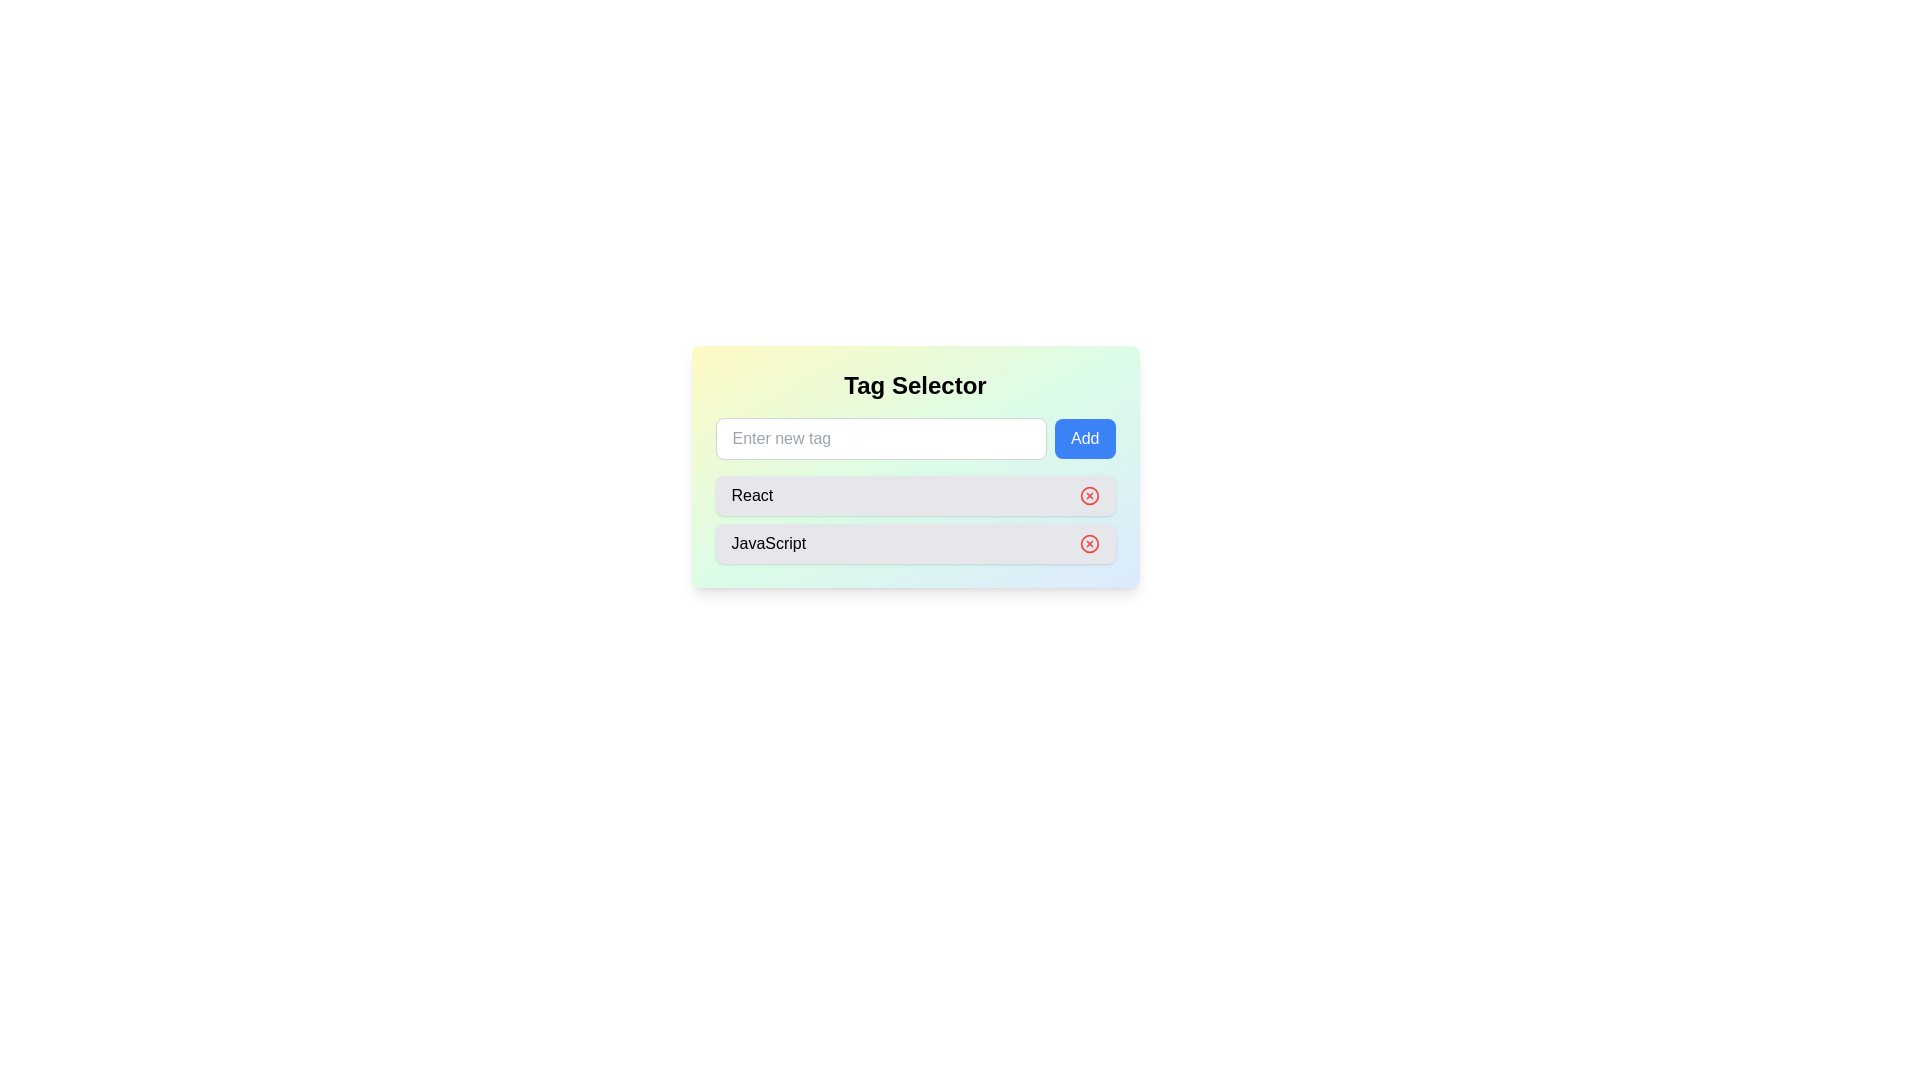 This screenshot has height=1080, width=1920. I want to click on the 'JavaScript' tag which has a delete button on its right, so click(914, 543).